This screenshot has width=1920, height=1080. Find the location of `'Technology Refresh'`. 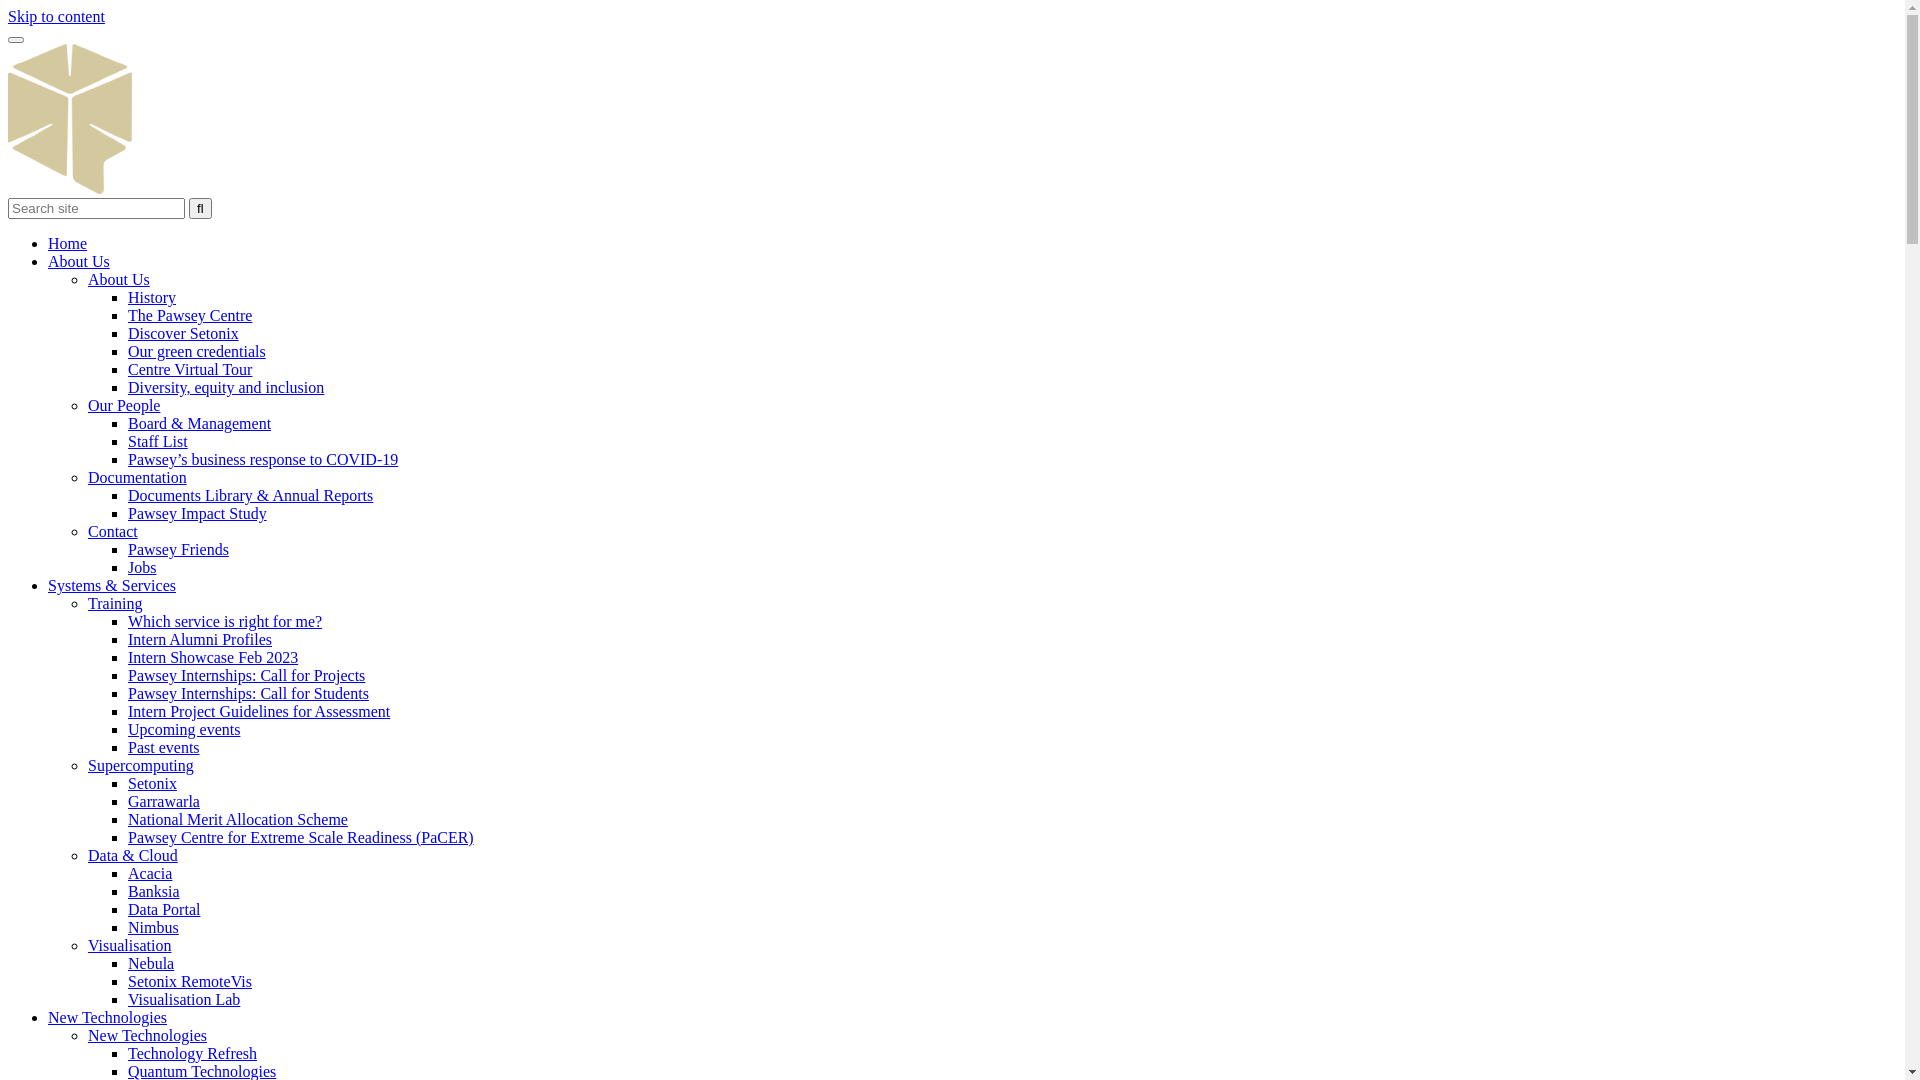

'Technology Refresh' is located at coordinates (192, 1052).